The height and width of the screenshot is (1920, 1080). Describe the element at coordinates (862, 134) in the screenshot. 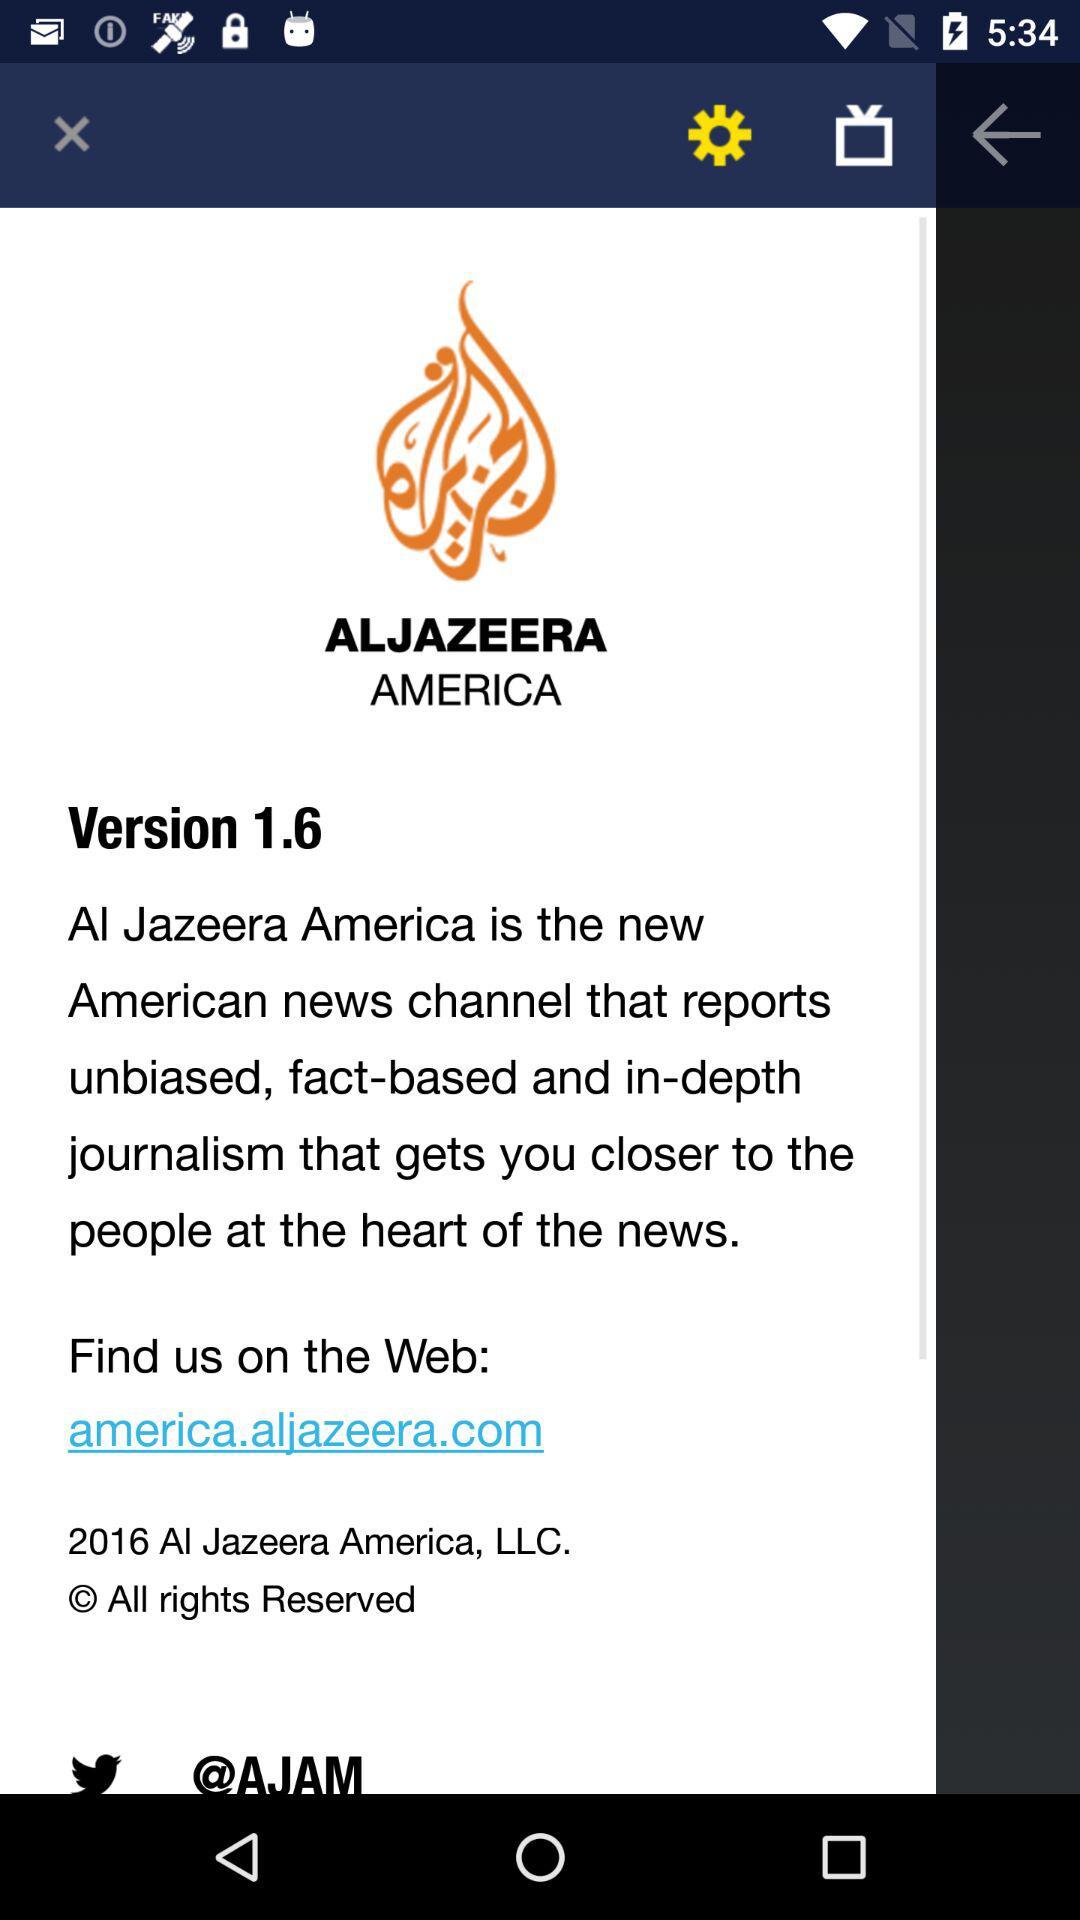

I see `button at the top right corner` at that location.